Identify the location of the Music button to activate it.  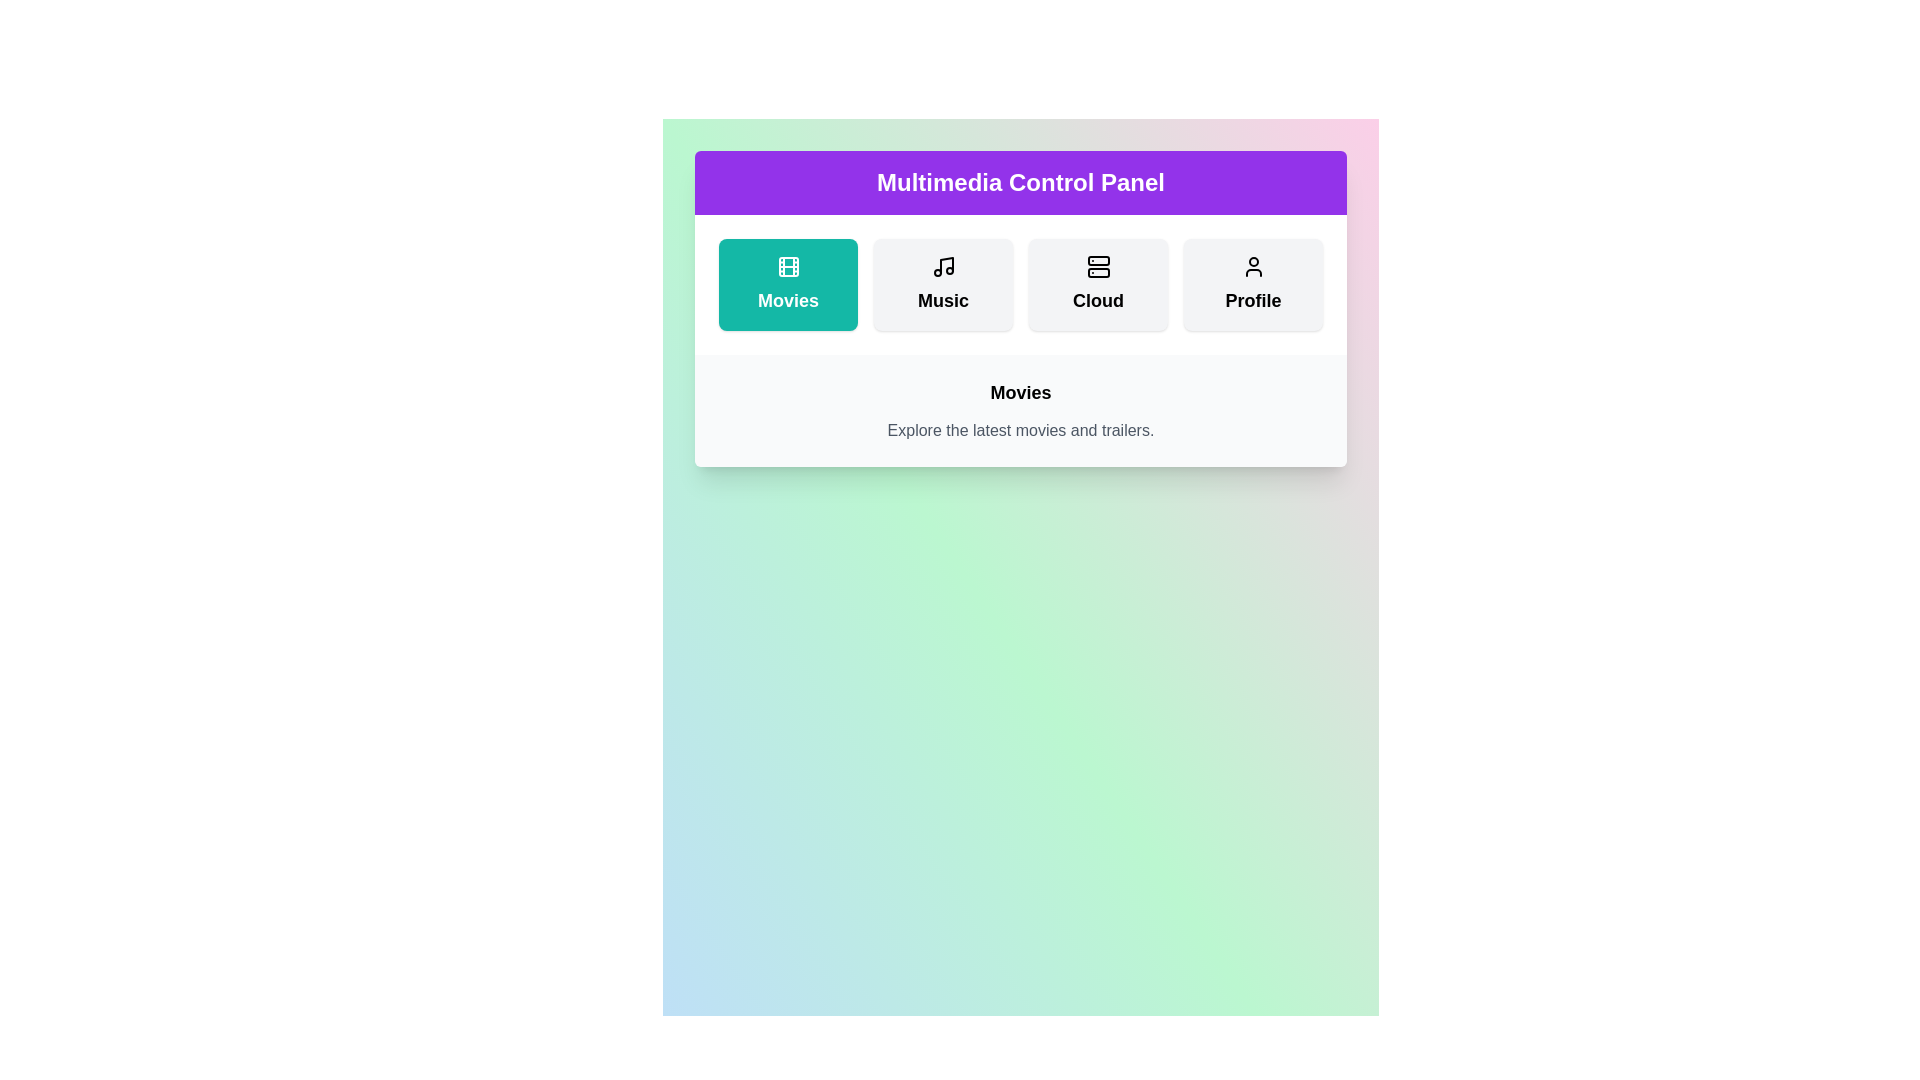
(942, 285).